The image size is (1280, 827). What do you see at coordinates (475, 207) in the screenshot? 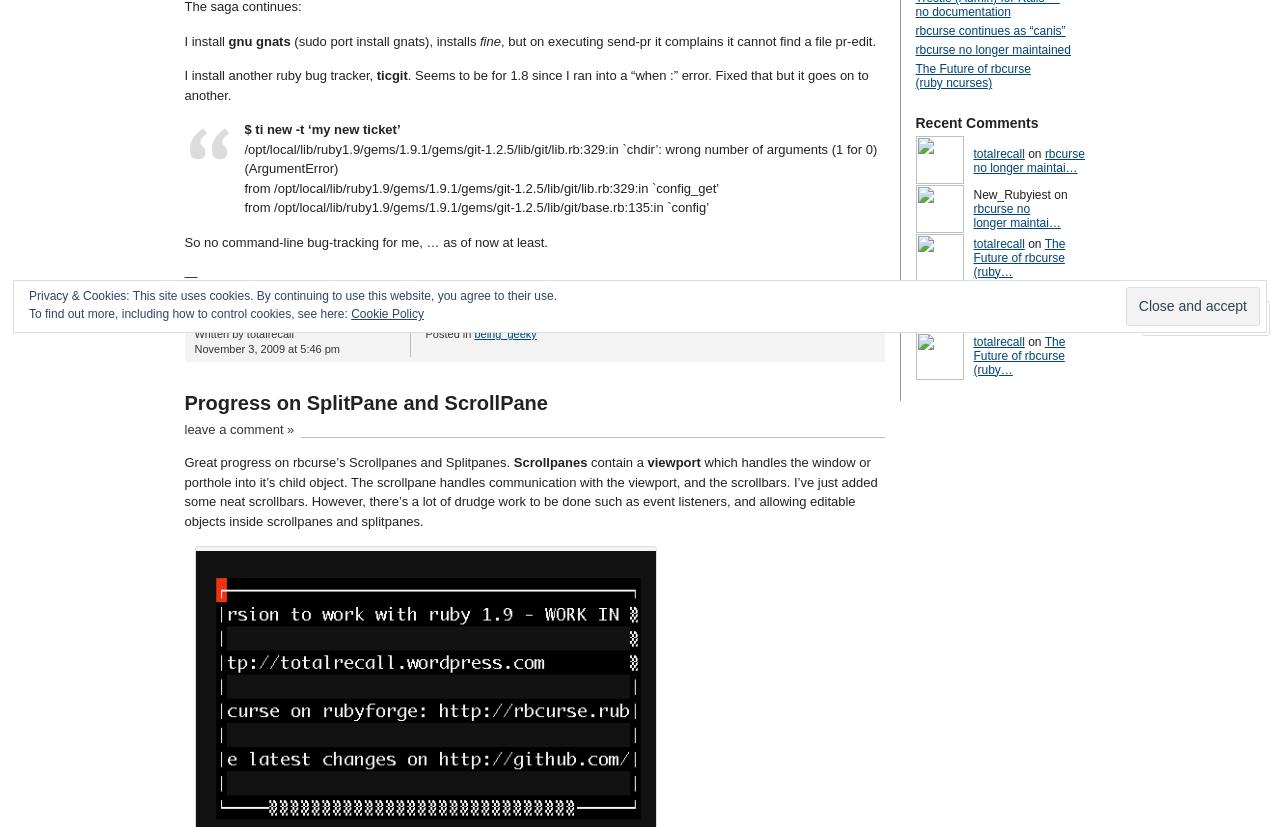
I see `'from /opt/local/lib/ruby1.9/gems/1.9.1/gems/git-1.2.5/lib/git/base.rb:135:in `config’'` at bounding box center [475, 207].